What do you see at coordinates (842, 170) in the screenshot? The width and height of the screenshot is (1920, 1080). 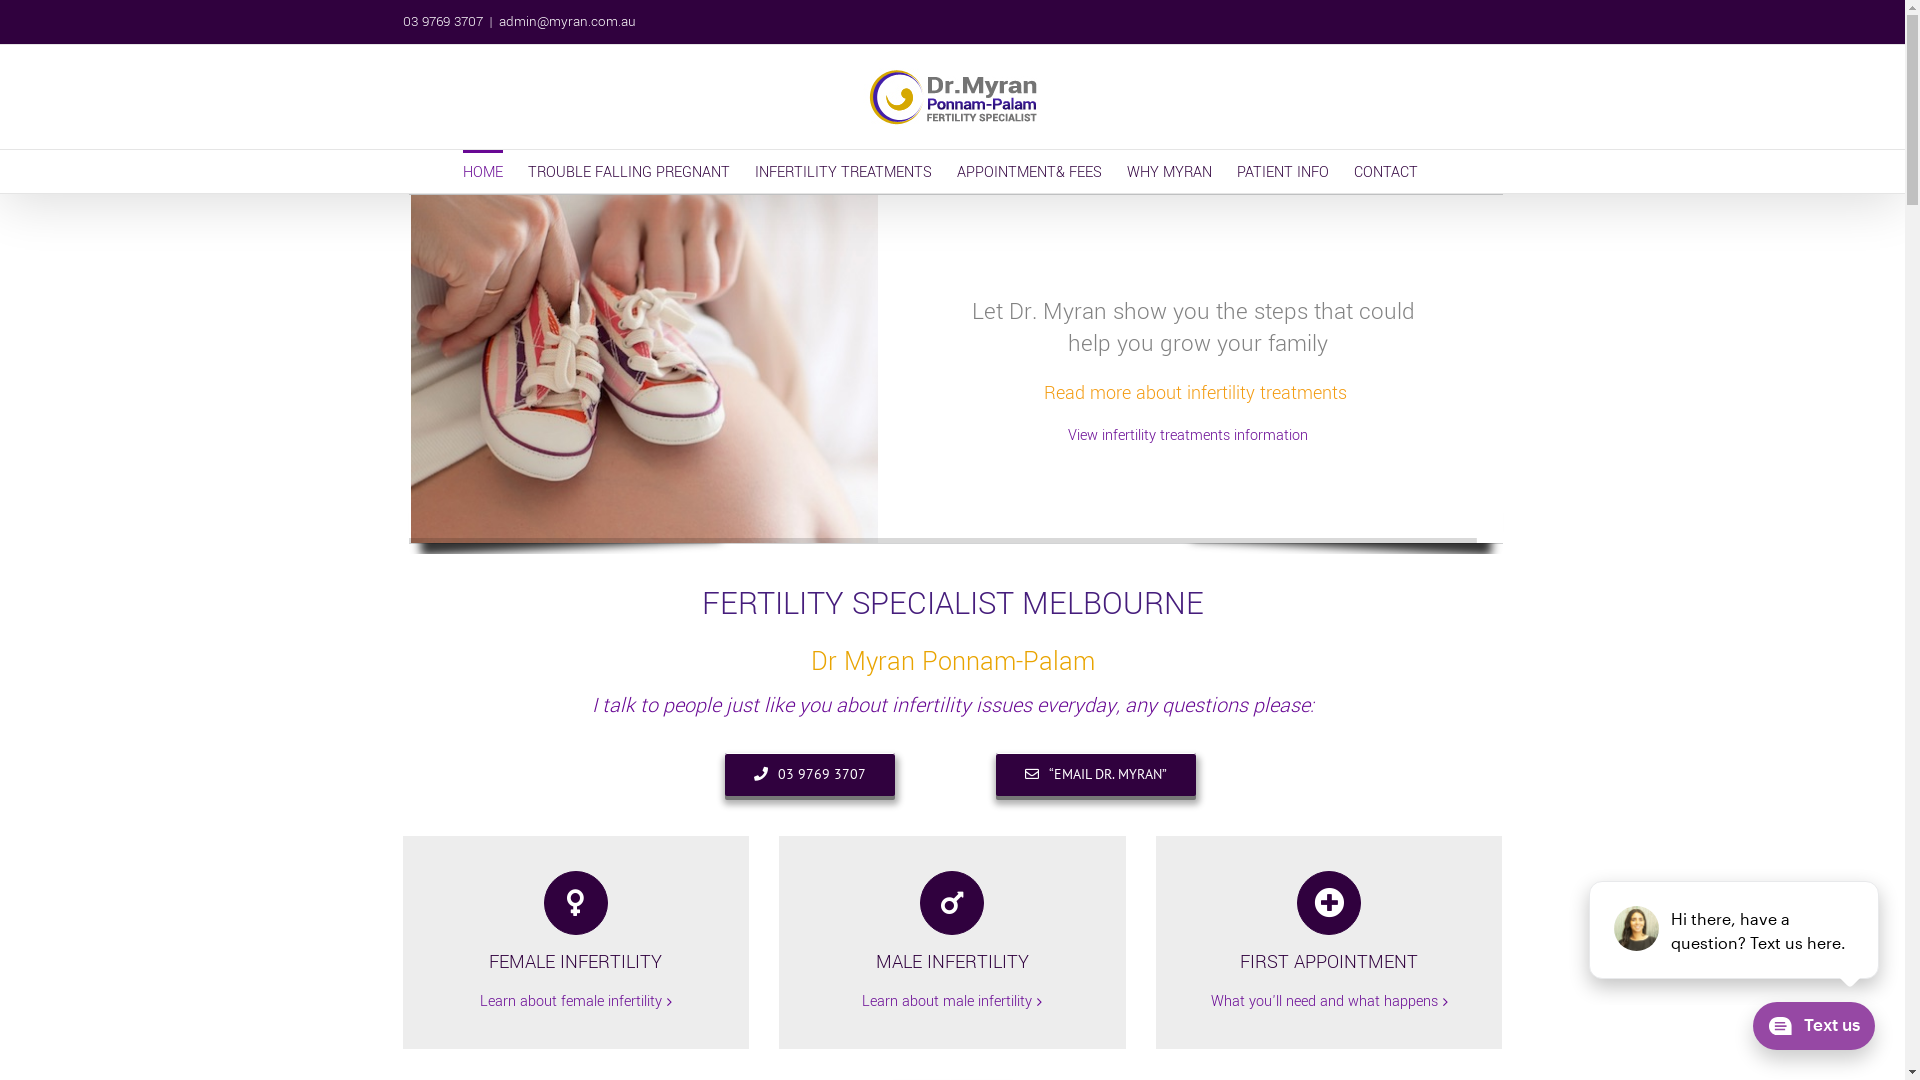 I see `'INFERTILITY TREATMENTS'` at bounding box center [842, 170].